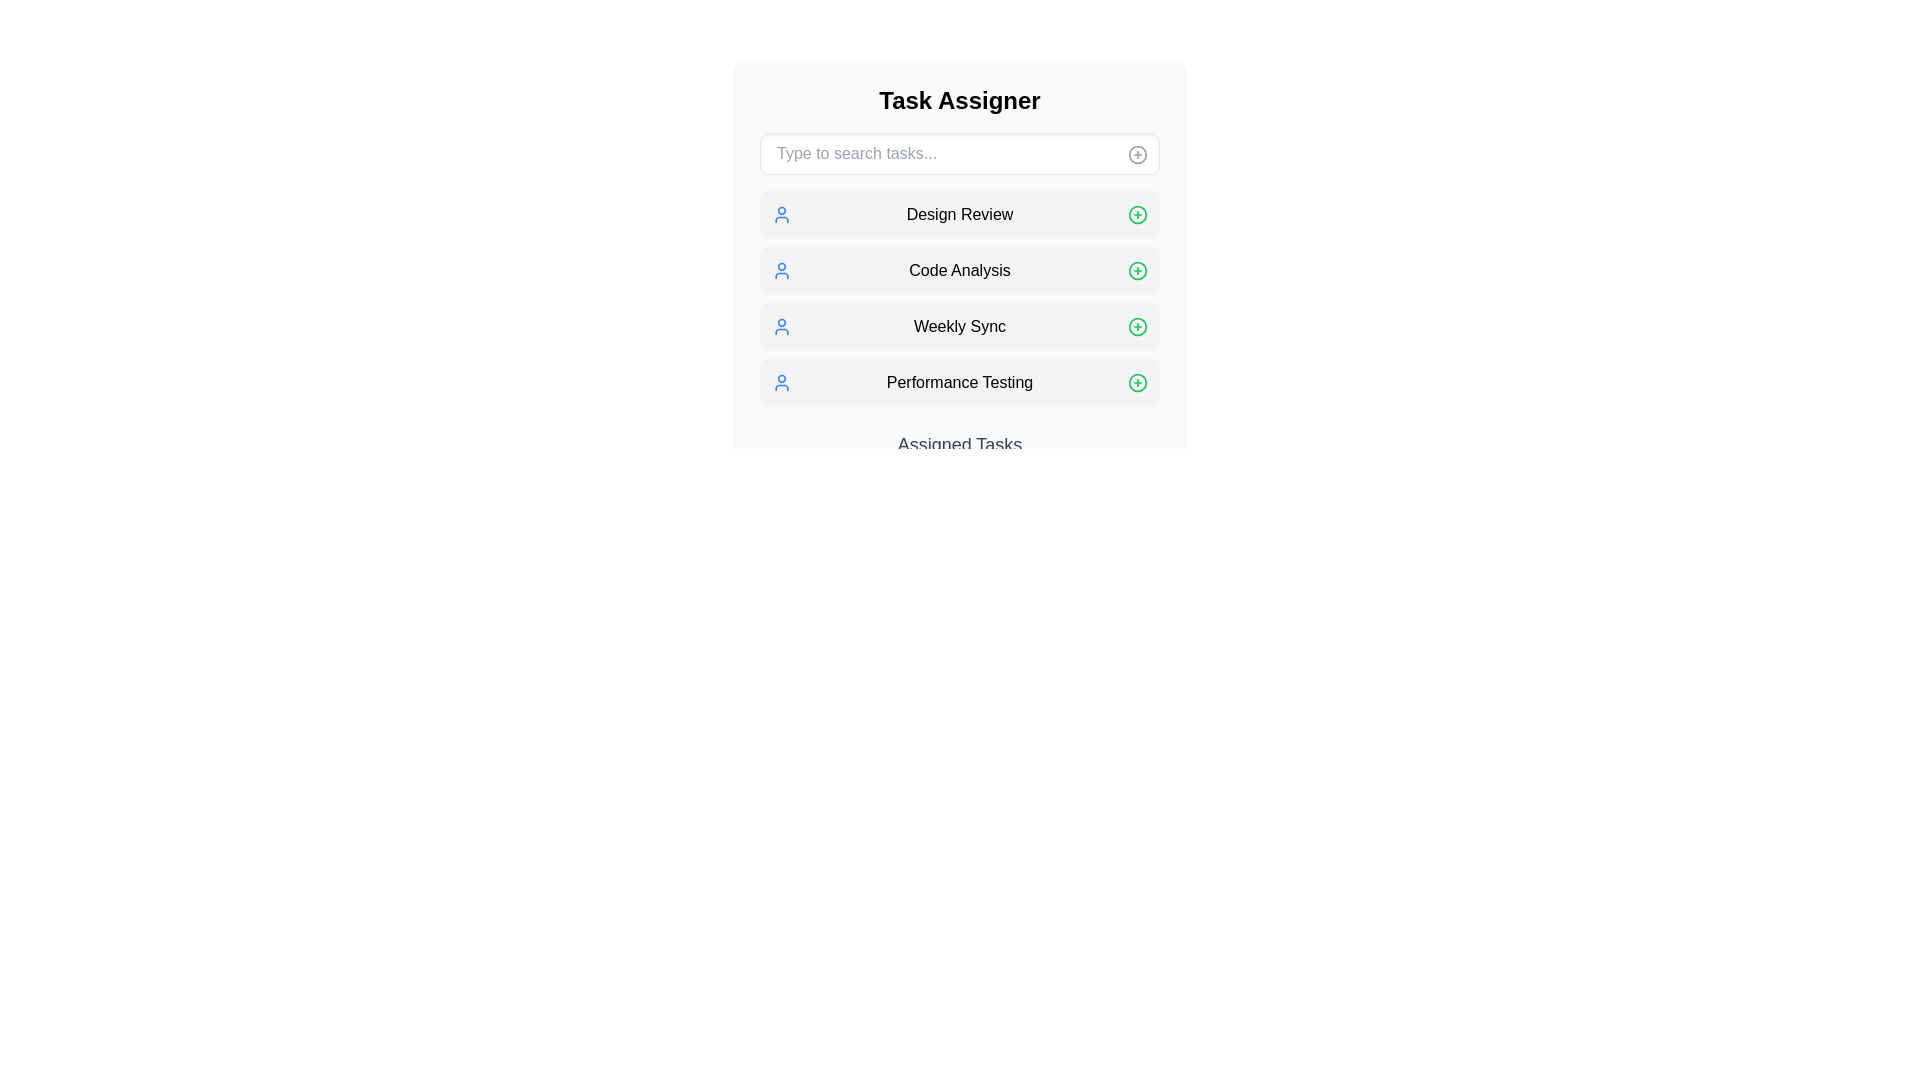 The image size is (1920, 1080). Describe the element at coordinates (781, 382) in the screenshot. I see `the icon representing the 'Performance Testing' task` at that location.